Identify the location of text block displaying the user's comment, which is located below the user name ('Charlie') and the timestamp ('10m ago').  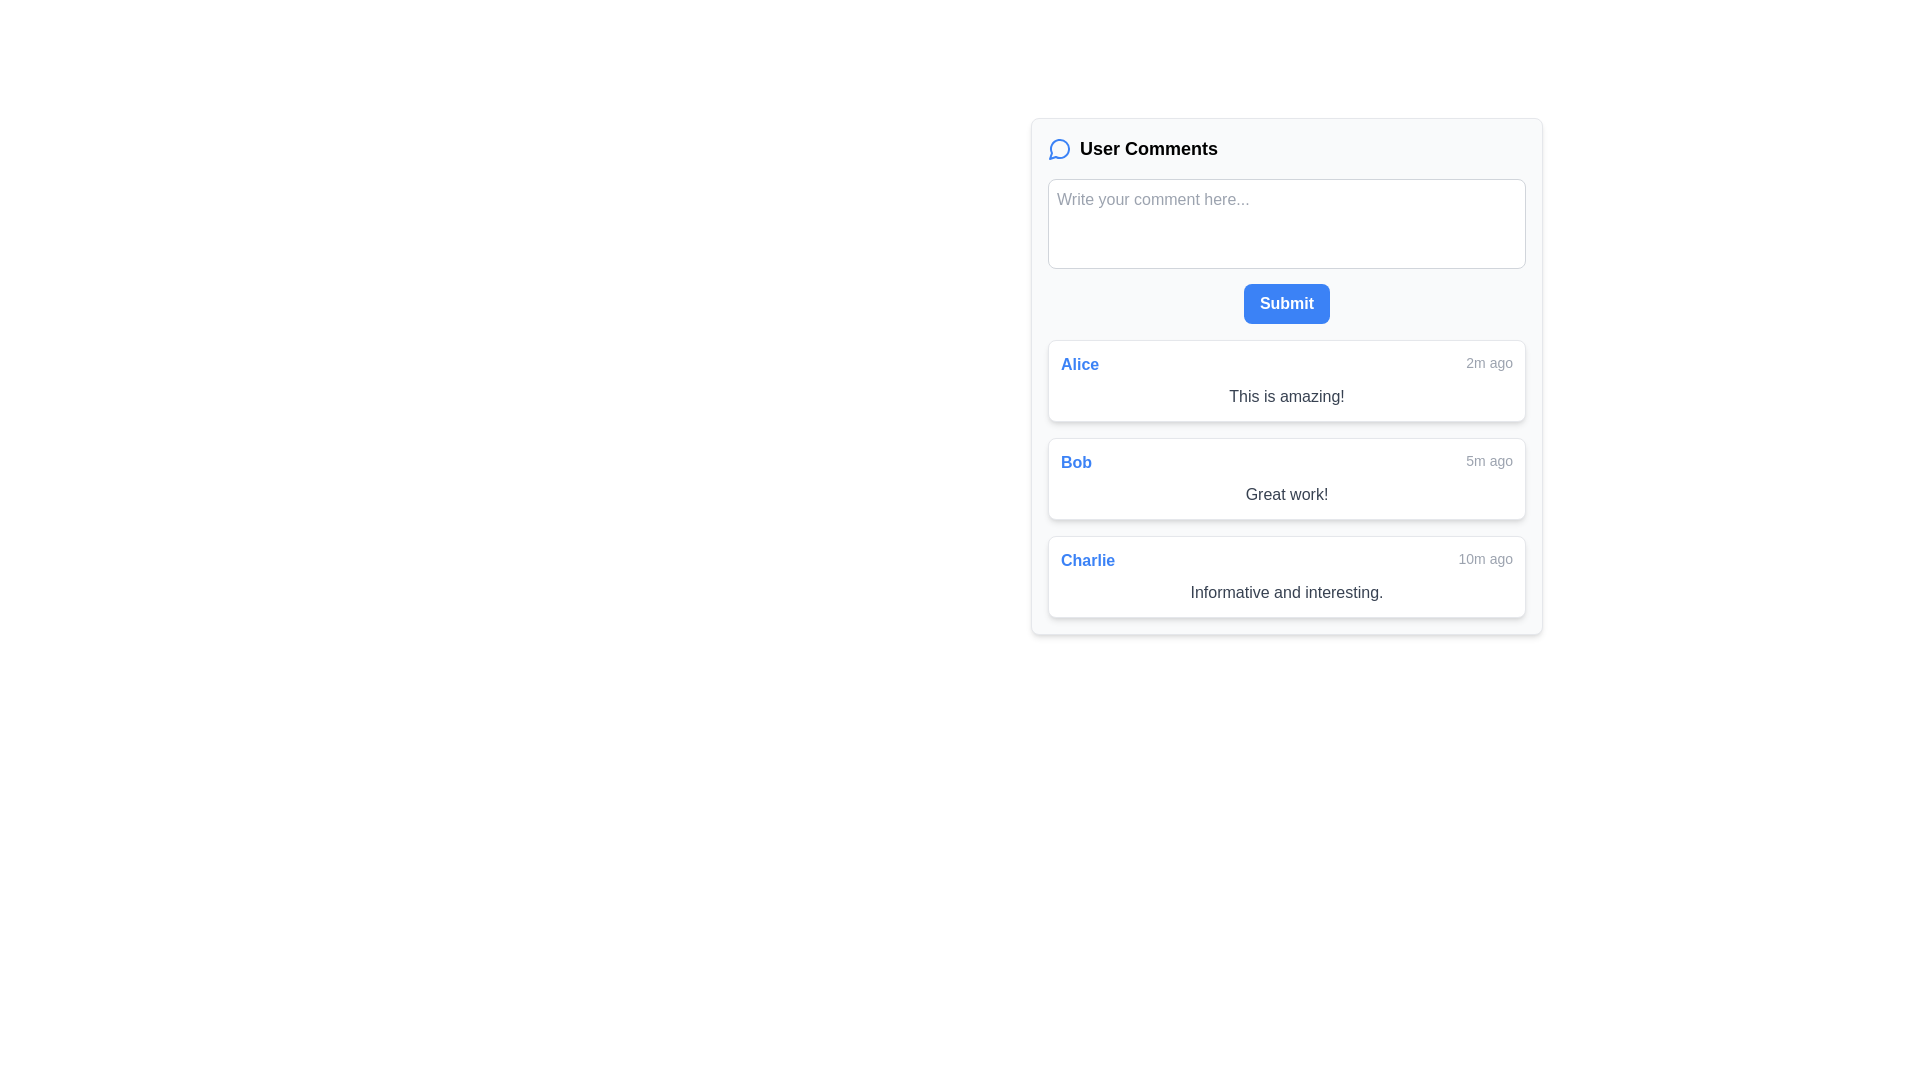
(1286, 592).